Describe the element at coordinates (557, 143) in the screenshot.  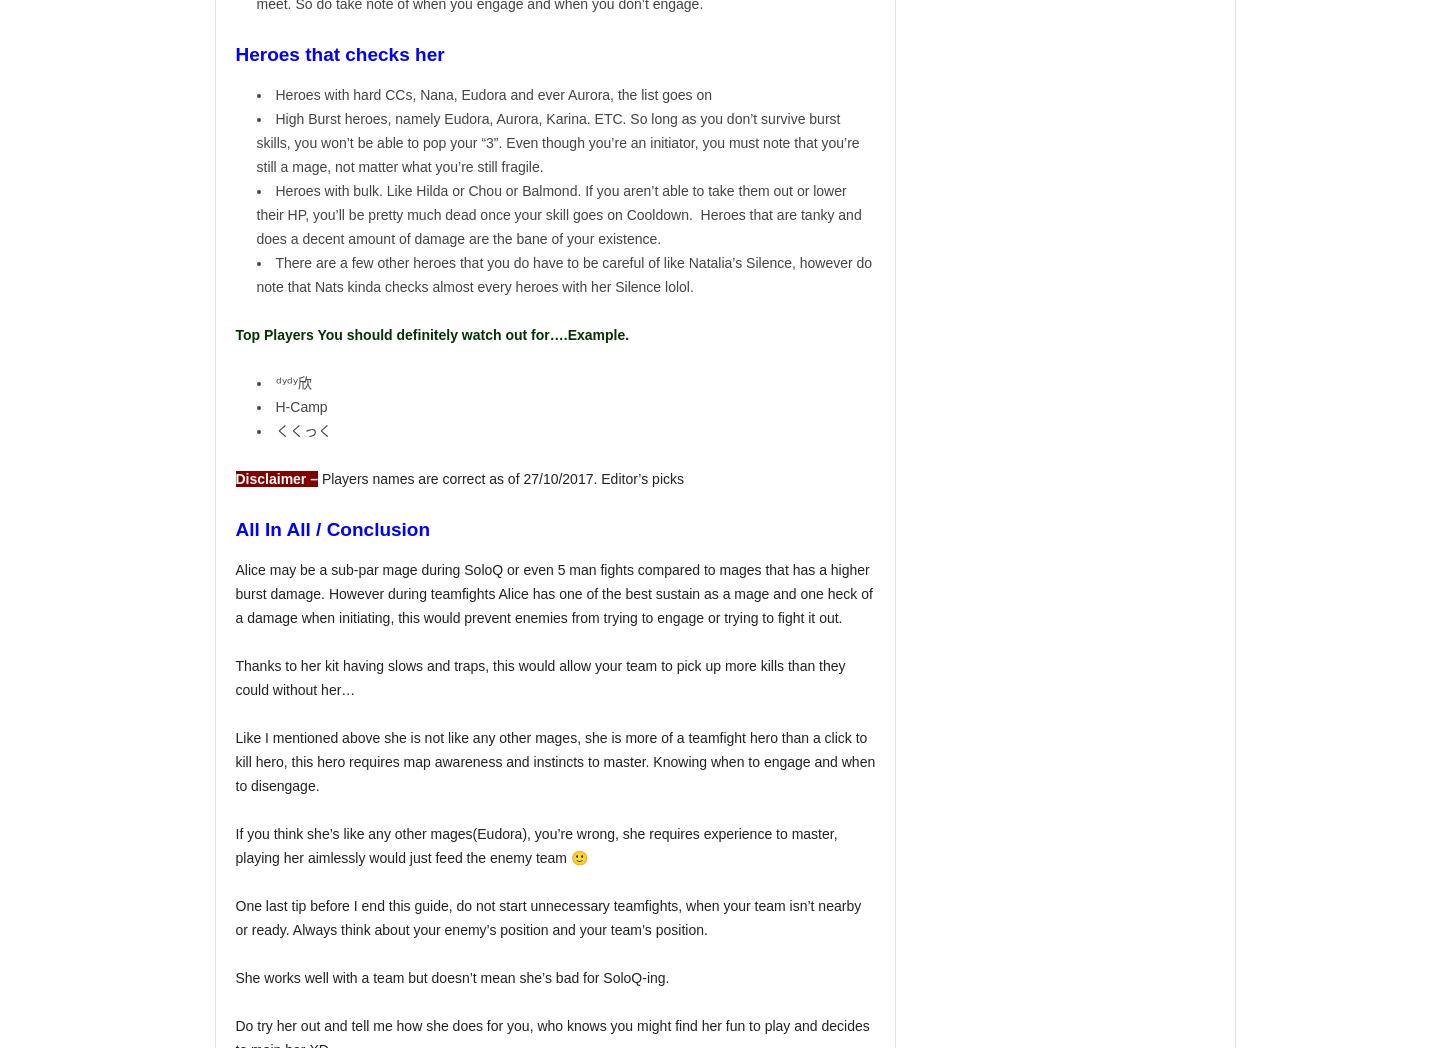
I see `'High Burst heroes, namely Eudora, Aurora, Karina. ETC. So long as you don’t survive burst skills, you won’t be able to pop your “3”. Even though you’re an initiator, you must note that you’re still a mage, not matter what you’re still fragile.'` at that location.